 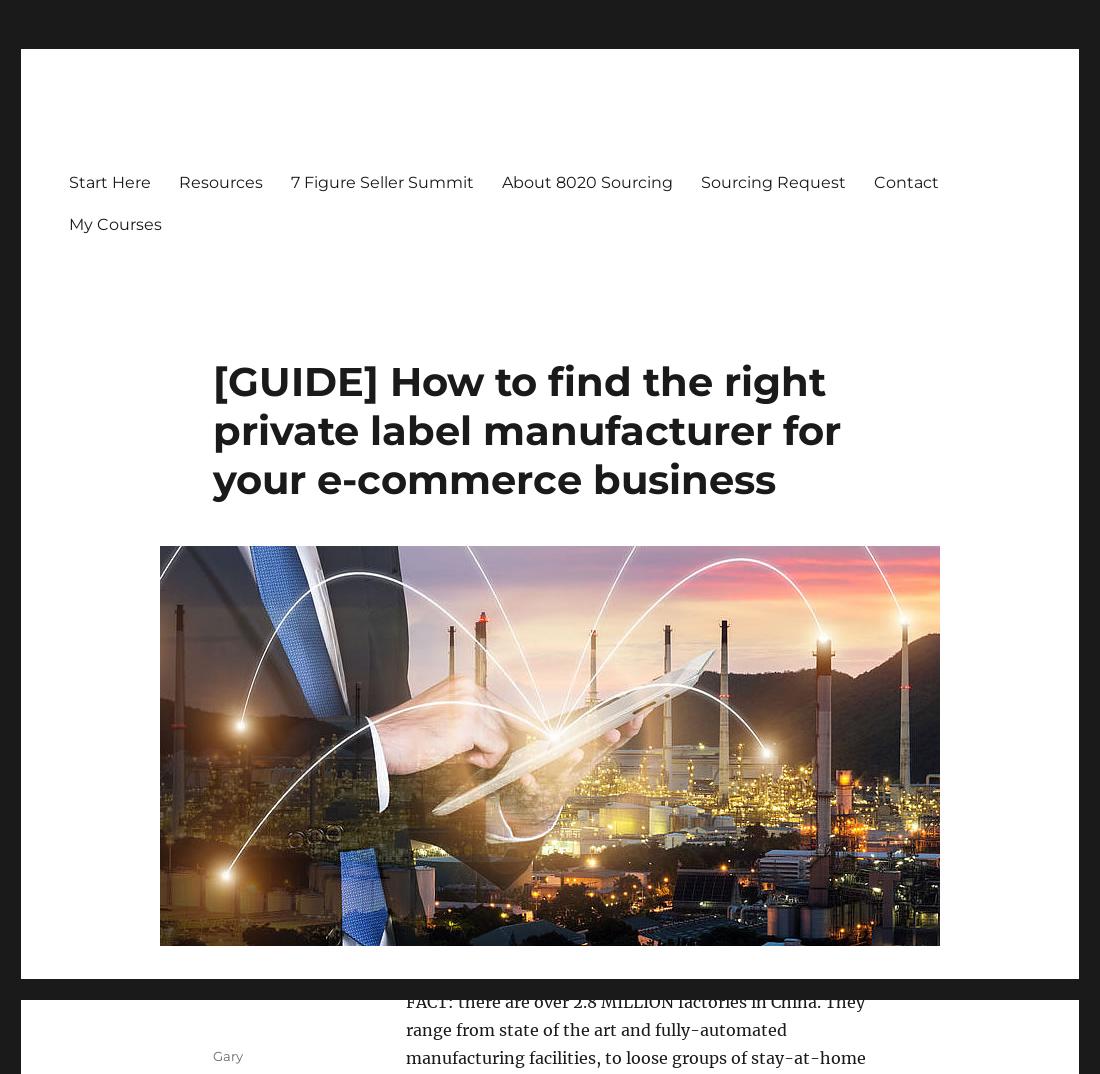 What do you see at coordinates (289, 181) in the screenshot?
I see `'7 Figure Seller Summit'` at bounding box center [289, 181].